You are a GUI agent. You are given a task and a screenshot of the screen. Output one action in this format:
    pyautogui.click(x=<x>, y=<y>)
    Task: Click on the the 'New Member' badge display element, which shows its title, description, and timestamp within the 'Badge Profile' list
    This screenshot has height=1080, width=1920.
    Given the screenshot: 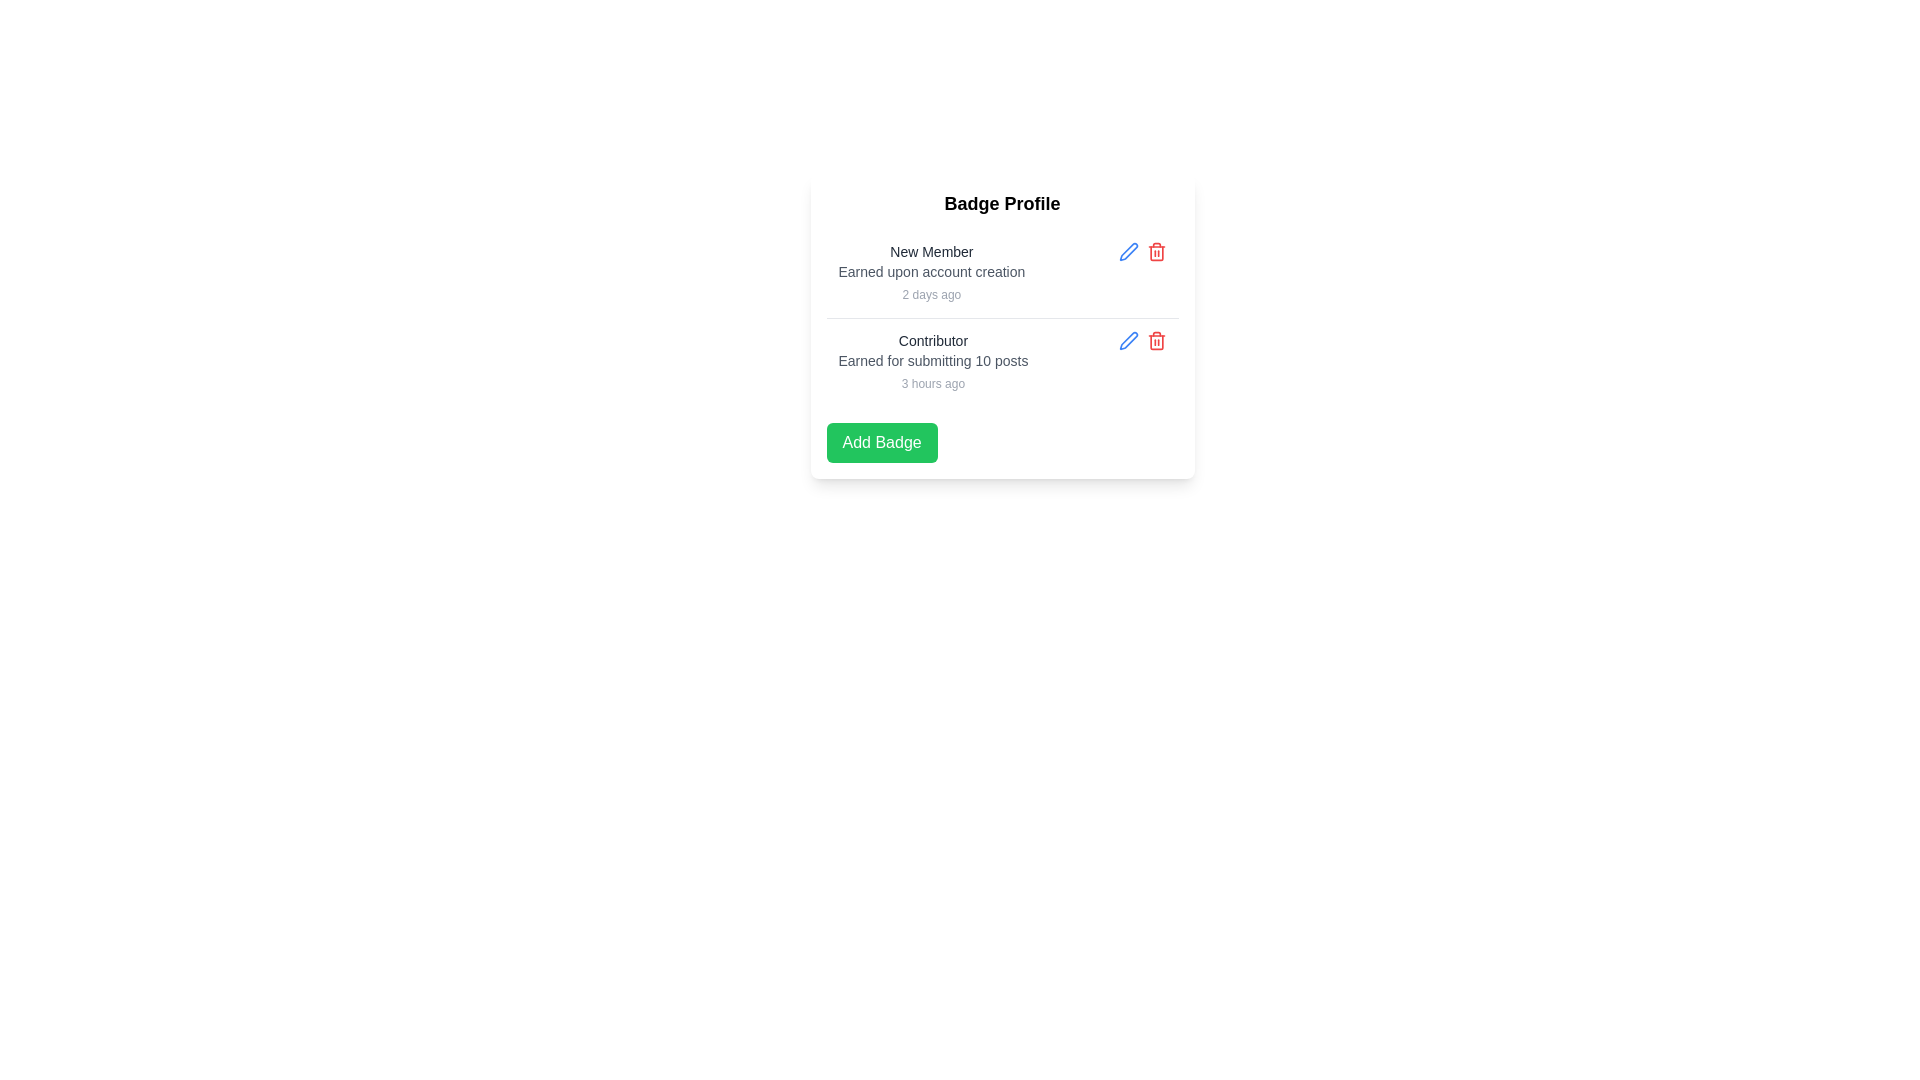 What is the action you would take?
    pyautogui.click(x=930, y=273)
    